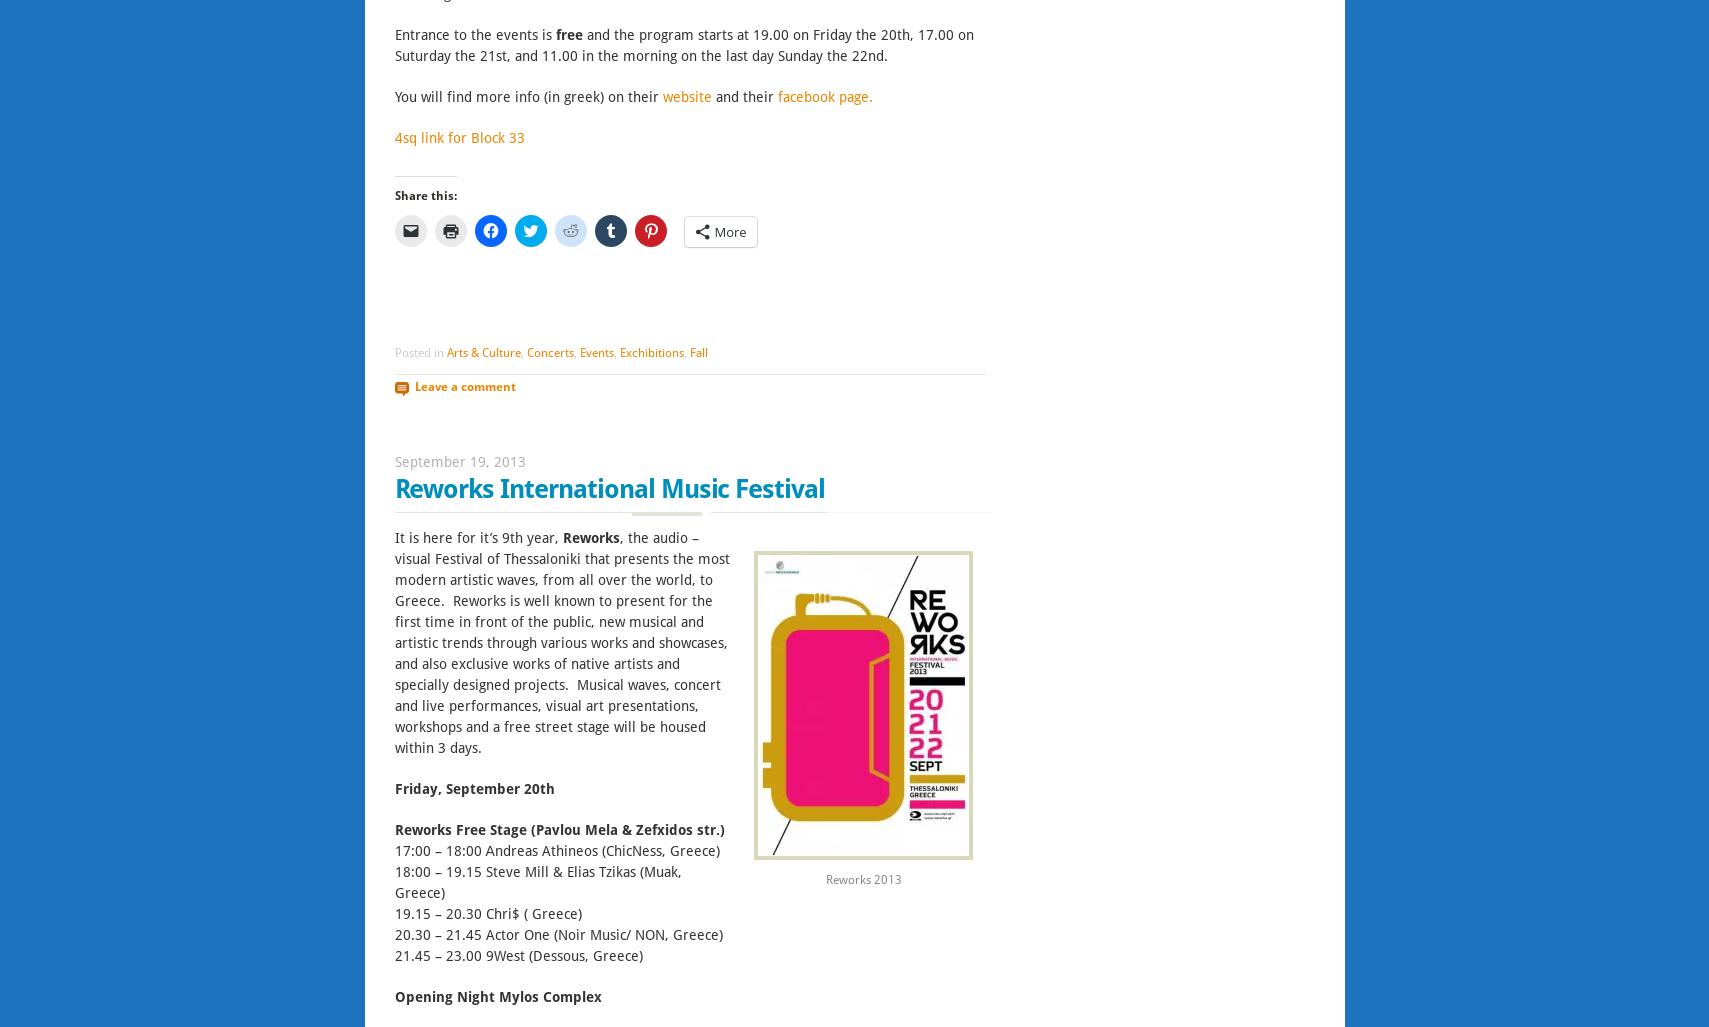 Image resolution: width=1709 pixels, height=1027 pixels. What do you see at coordinates (682, 44) in the screenshot?
I see `'and the program starts at 19.00 on Friday the 20th, 17.00 on Suturday the 21st, and 11.00 in the morning on the last day Sunday the 22nd.'` at bounding box center [682, 44].